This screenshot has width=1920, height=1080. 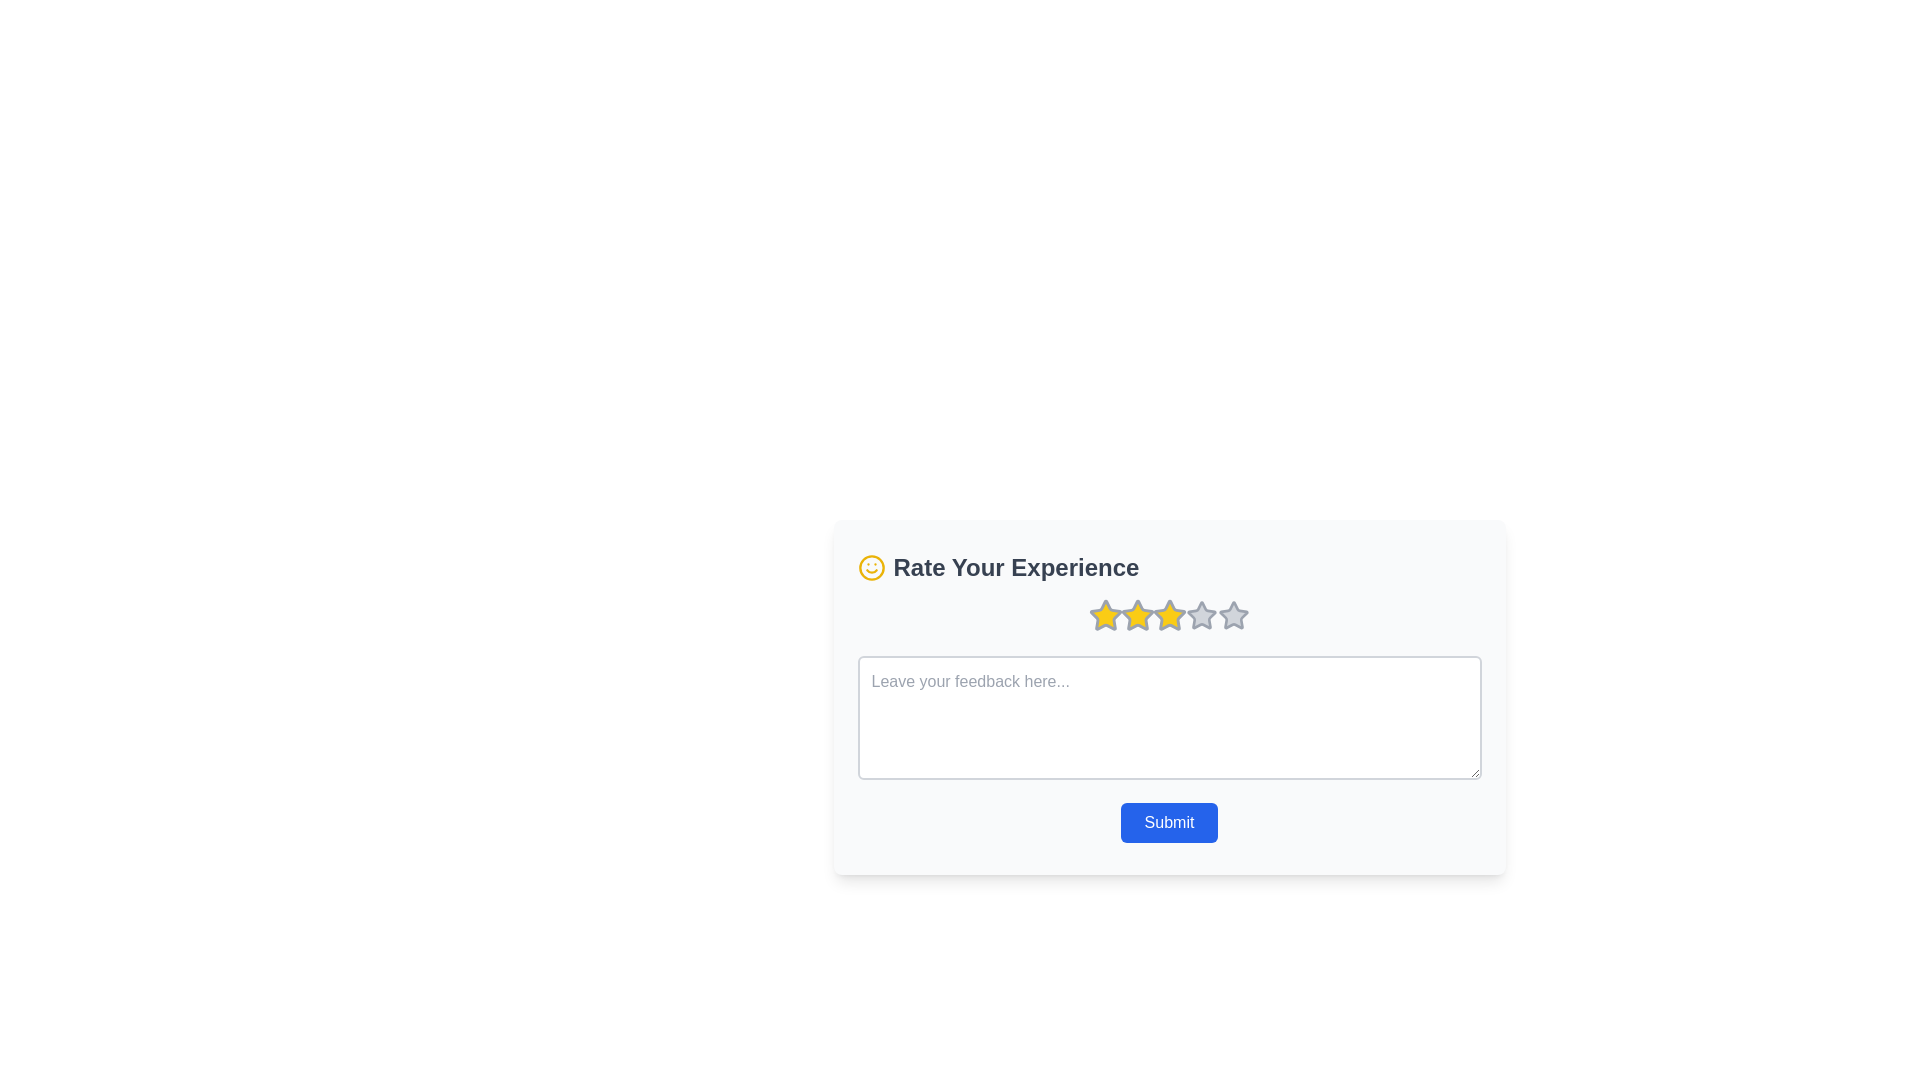 I want to click on the third star icon in the horizontal rating component, so click(x=1137, y=615).